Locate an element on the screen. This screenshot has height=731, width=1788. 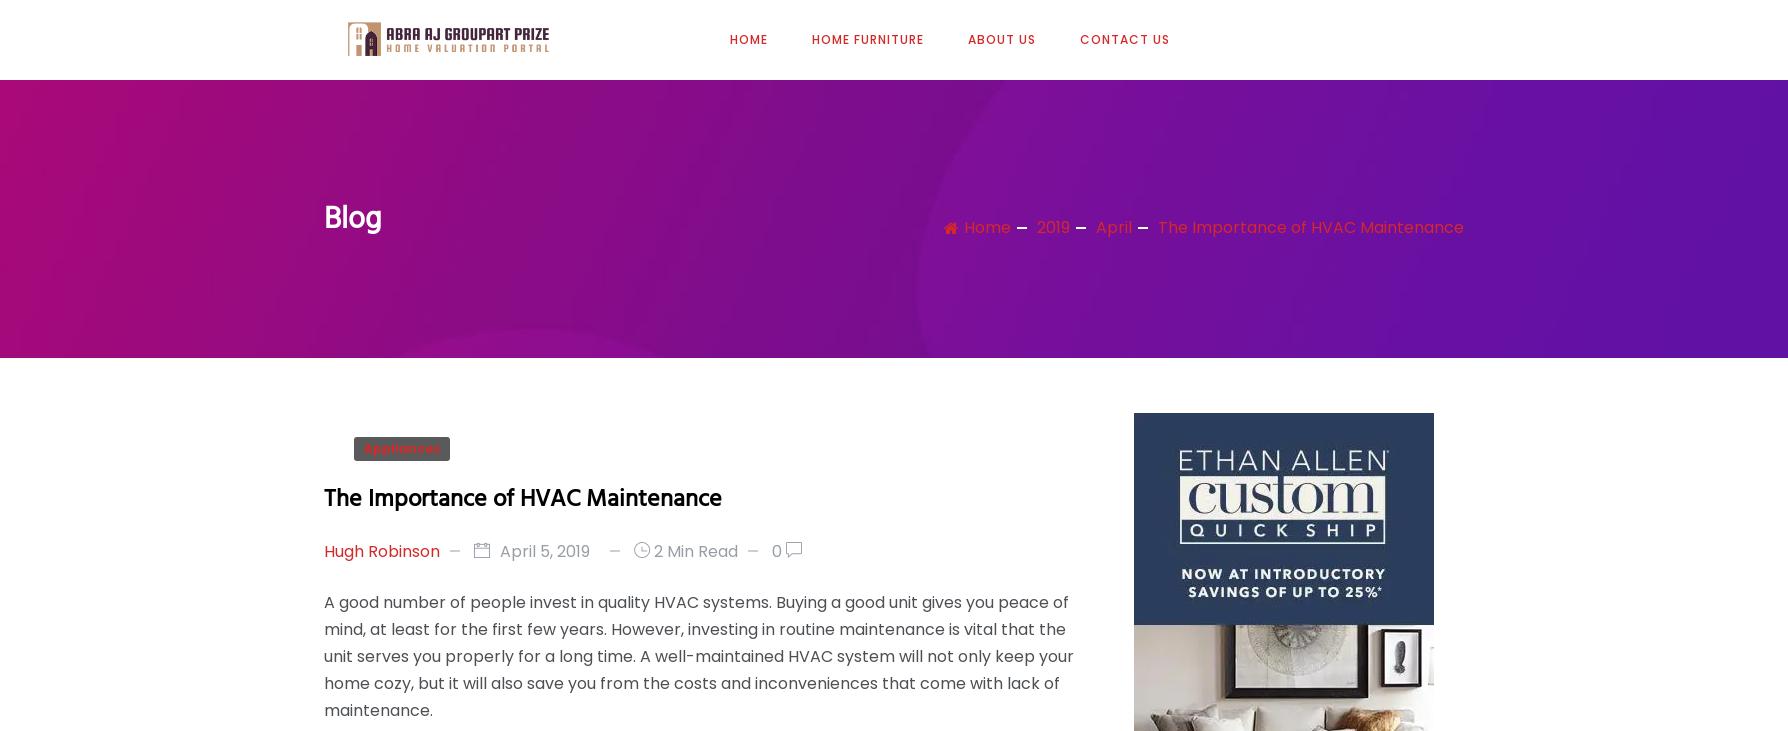
'0' is located at coordinates (776, 549).